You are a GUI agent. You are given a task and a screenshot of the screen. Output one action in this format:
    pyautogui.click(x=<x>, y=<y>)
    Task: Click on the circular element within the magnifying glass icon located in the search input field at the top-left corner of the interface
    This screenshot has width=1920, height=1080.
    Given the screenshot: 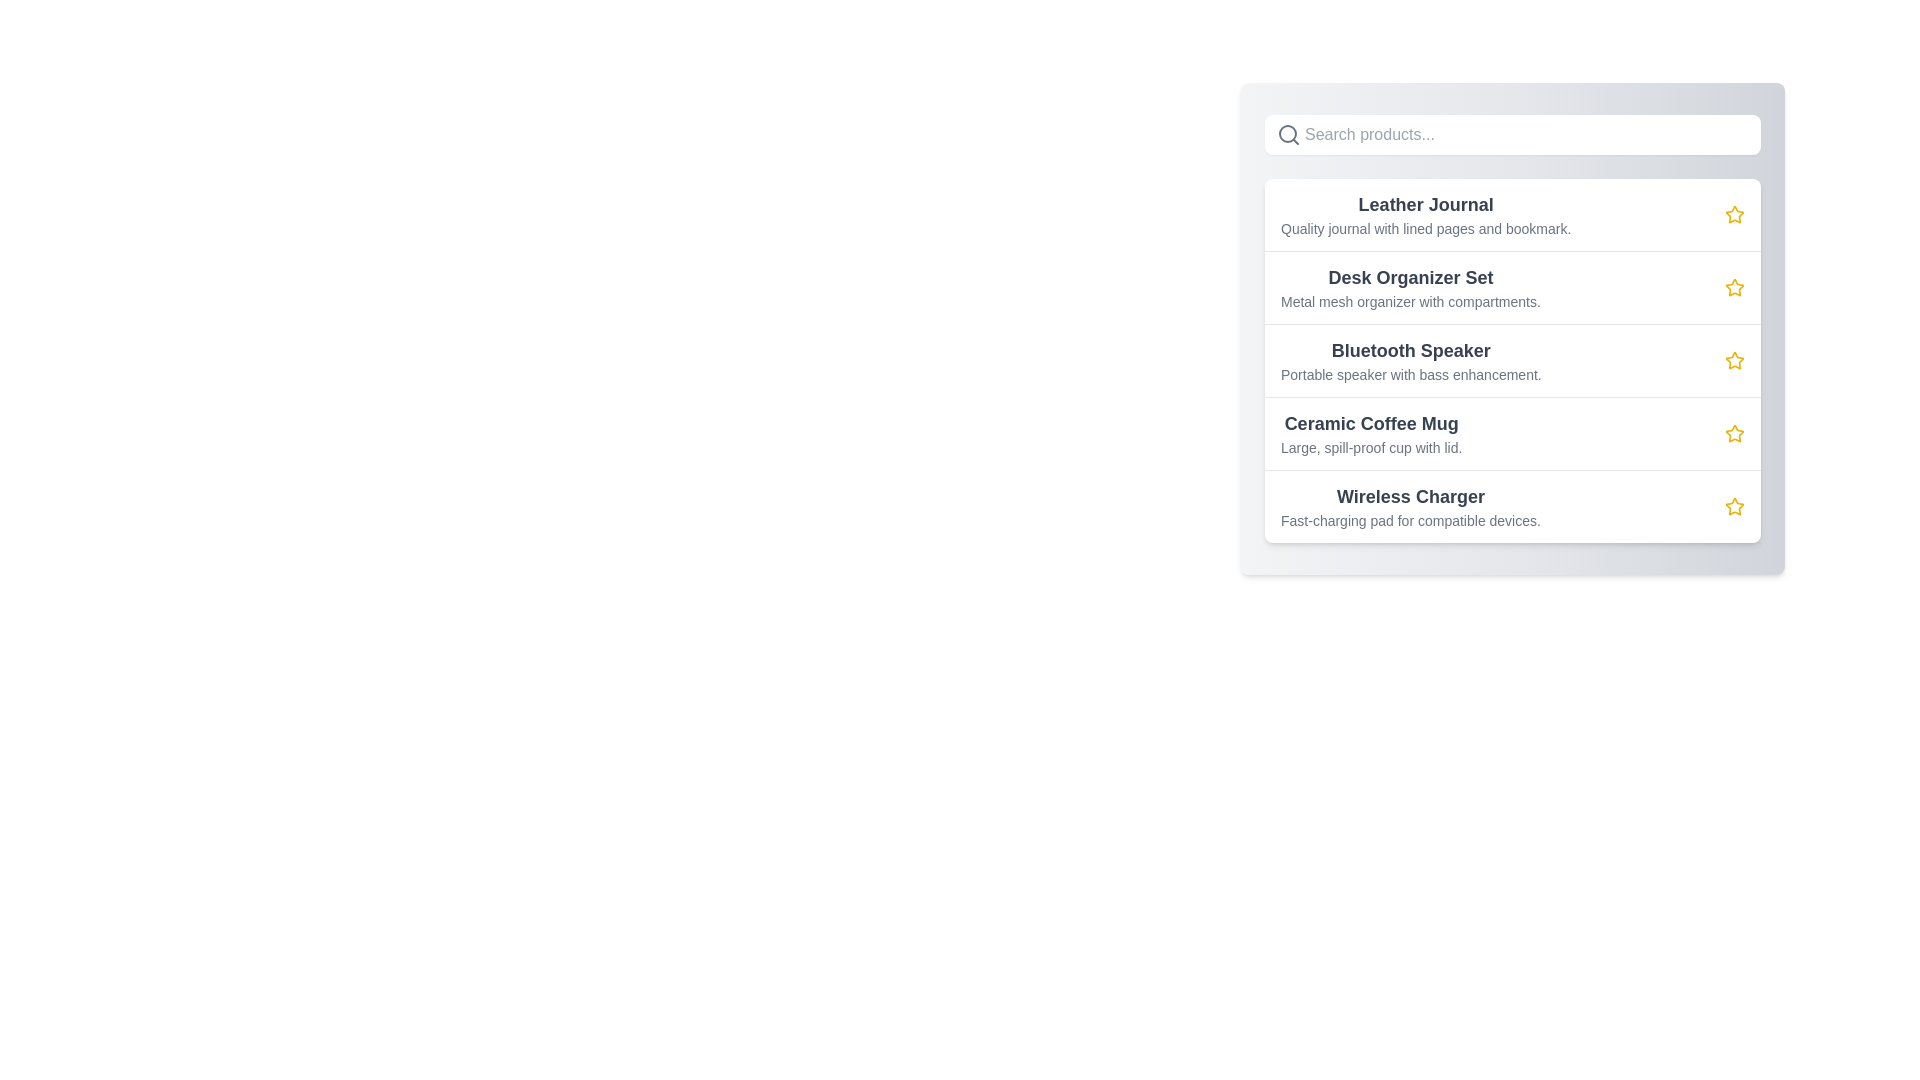 What is the action you would take?
    pyautogui.click(x=1287, y=134)
    